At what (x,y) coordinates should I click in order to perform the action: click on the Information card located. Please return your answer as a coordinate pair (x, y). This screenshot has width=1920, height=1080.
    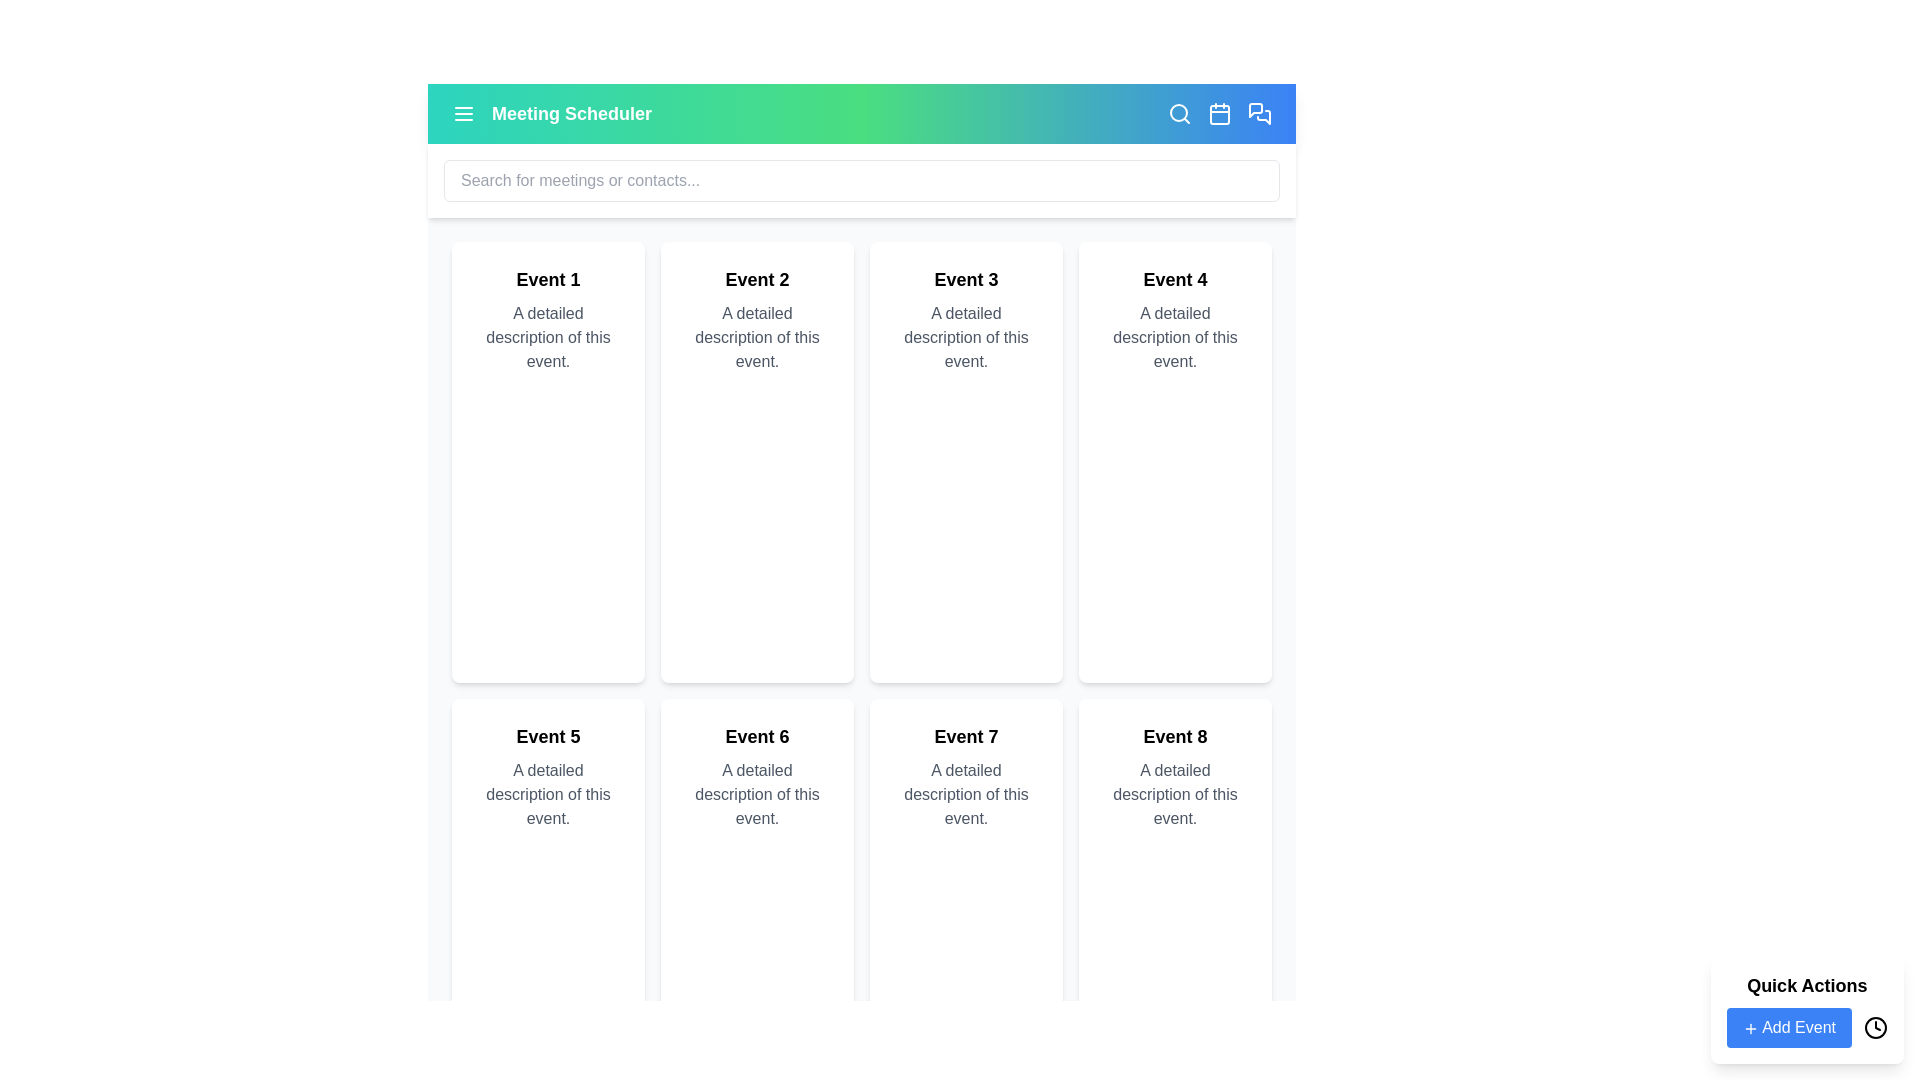
    Looking at the image, I should click on (1175, 462).